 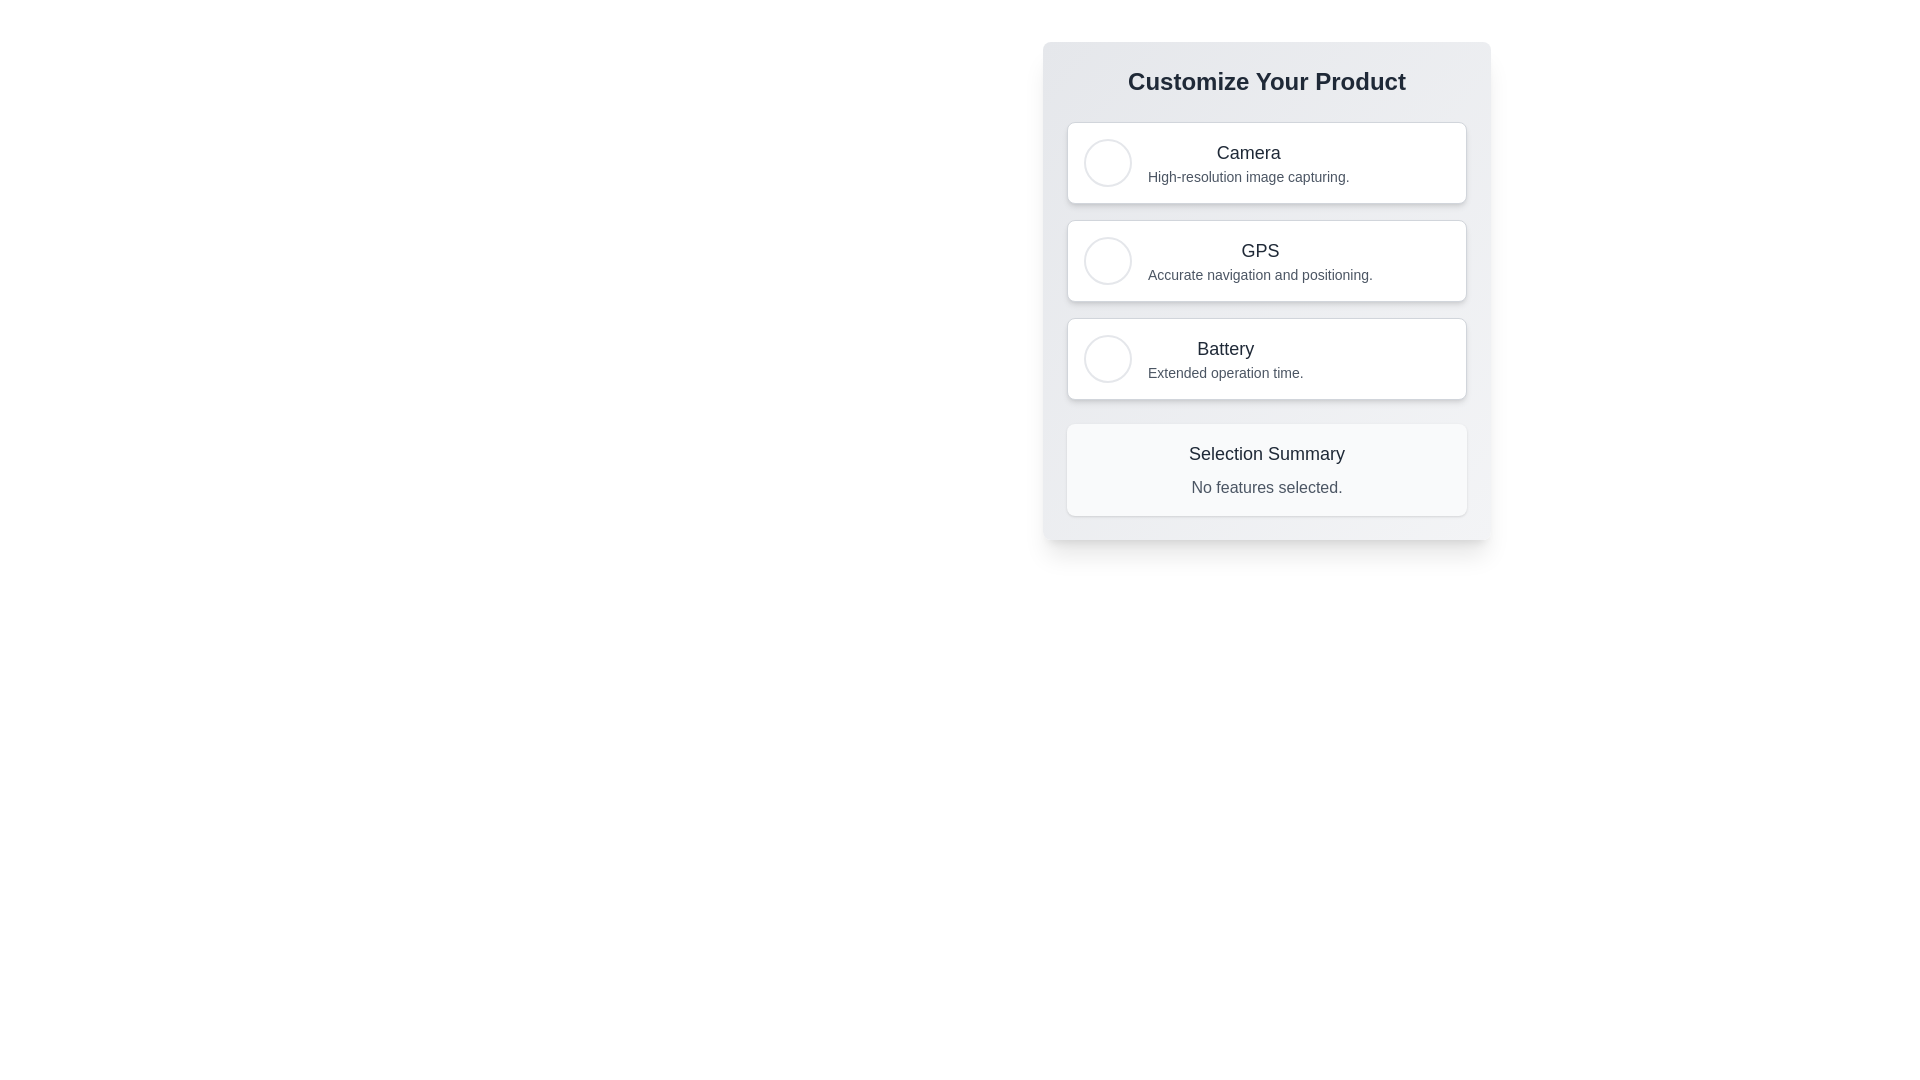 What do you see at coordinates (1259, 274) in the screenshot?
I see `the text label providing additional information for the GPS feature, which is located centrally in the card under the 'GPS' heading` at bounding box center [1259, 274].